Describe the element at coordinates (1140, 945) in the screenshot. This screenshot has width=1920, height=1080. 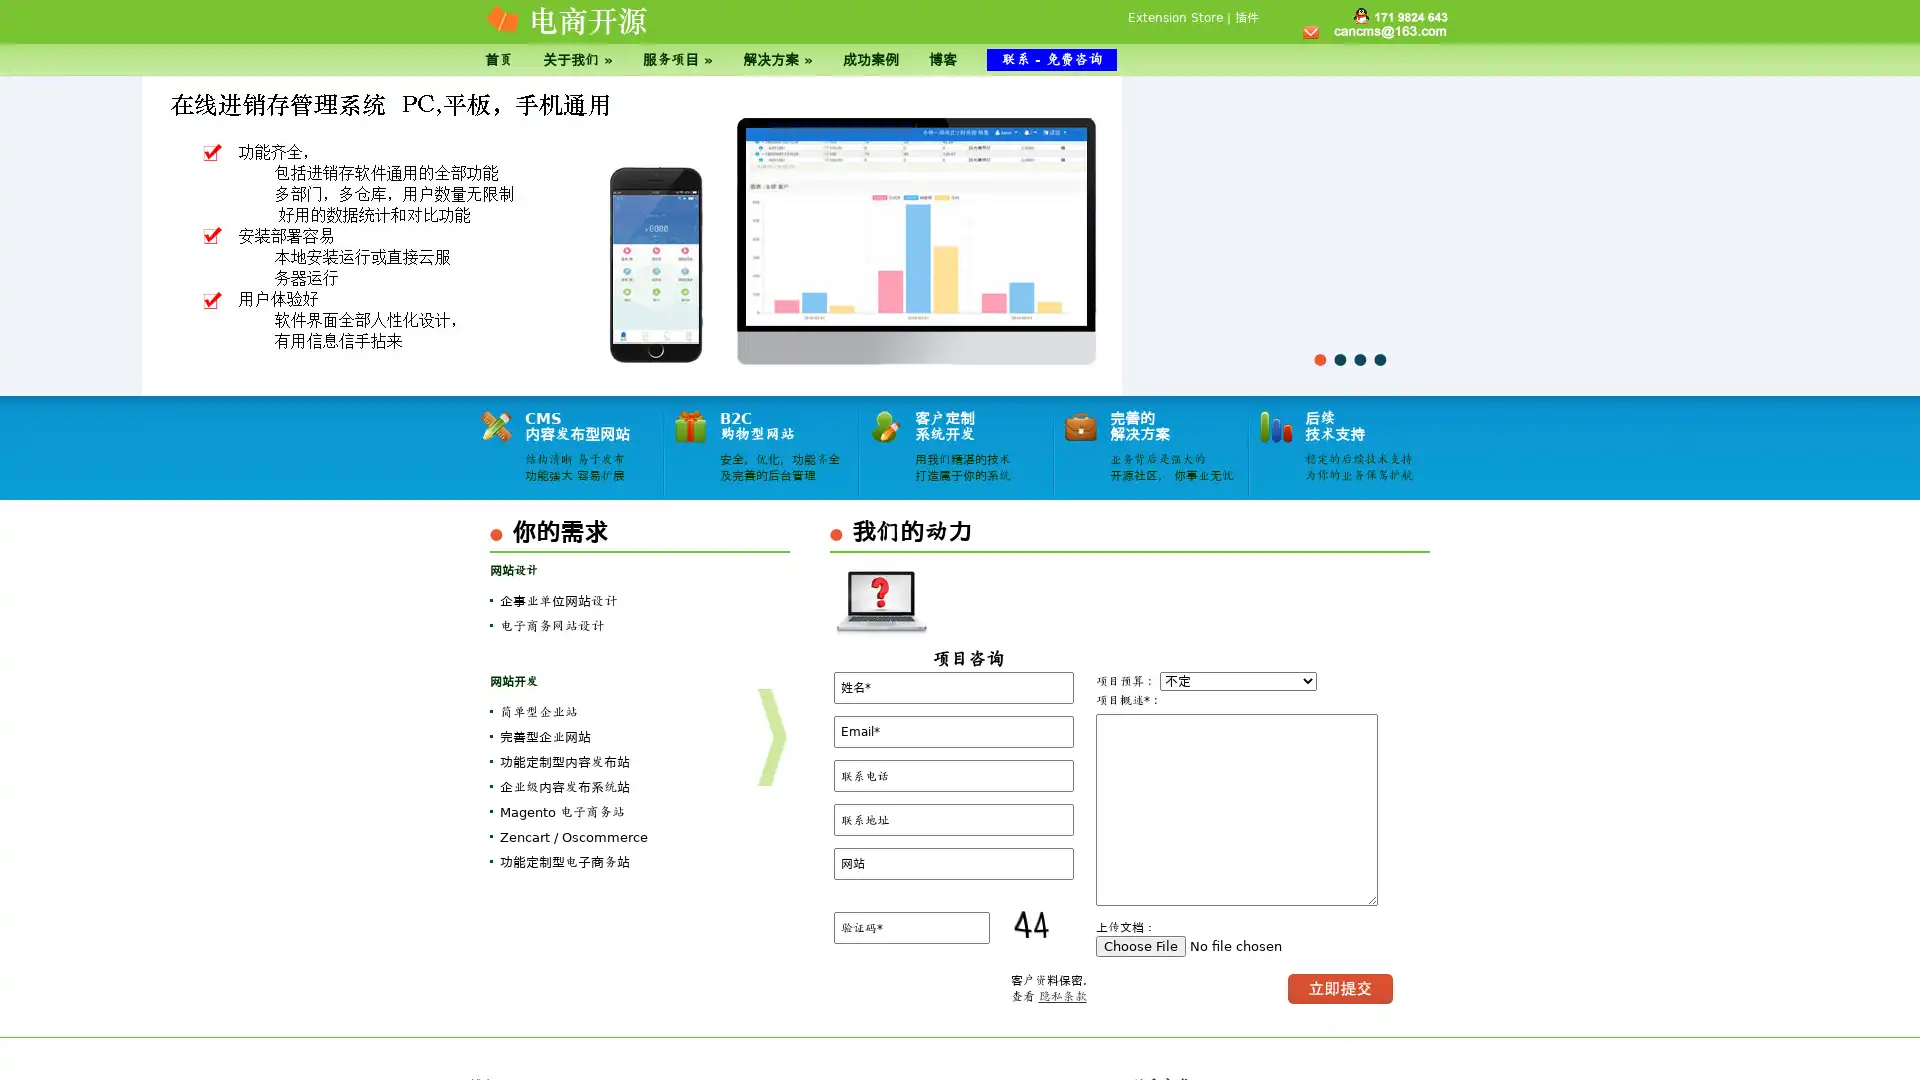
I see `Choose File` at that location.